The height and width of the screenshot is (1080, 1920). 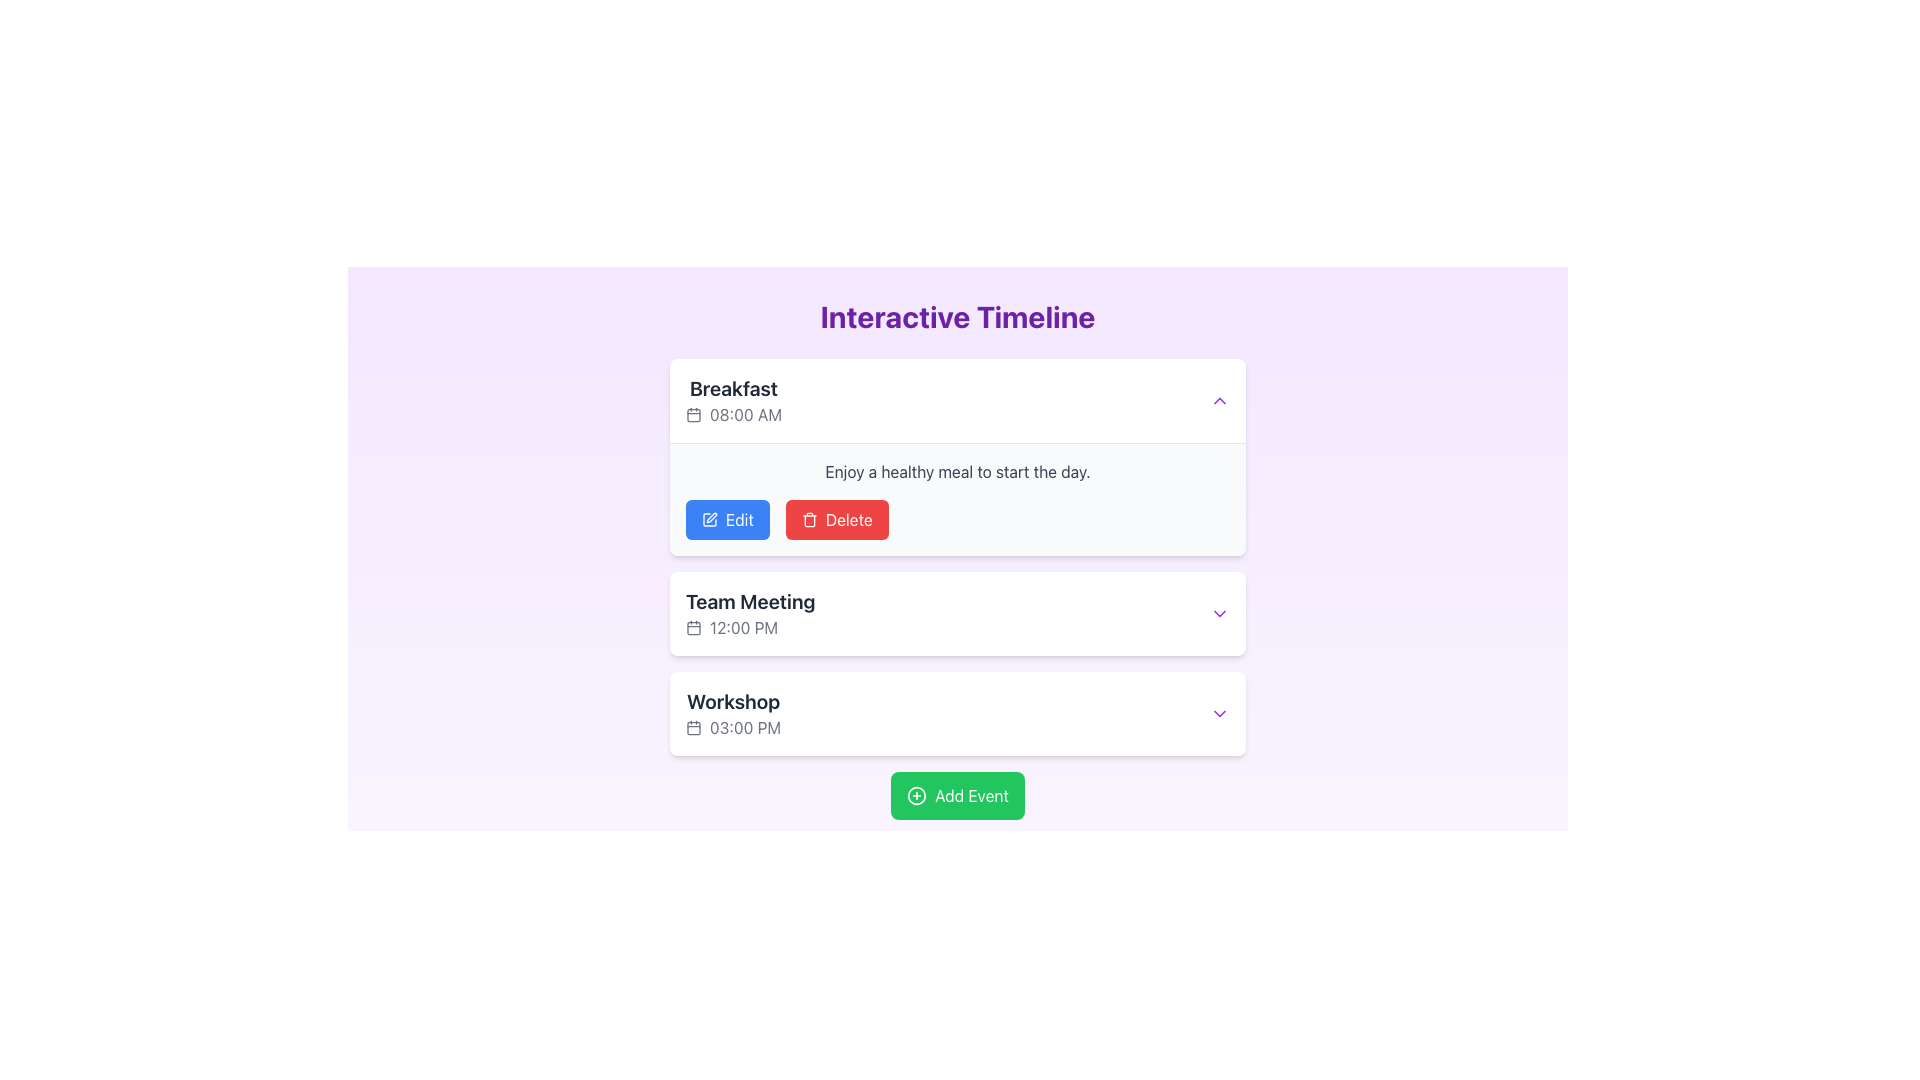 What do you see at coordinates (749, 612) in the screenshot?
I see `the 'Team Meeting' event summary entry which includes the title in bold and a calendar icon` at bounding box center [749, 612].